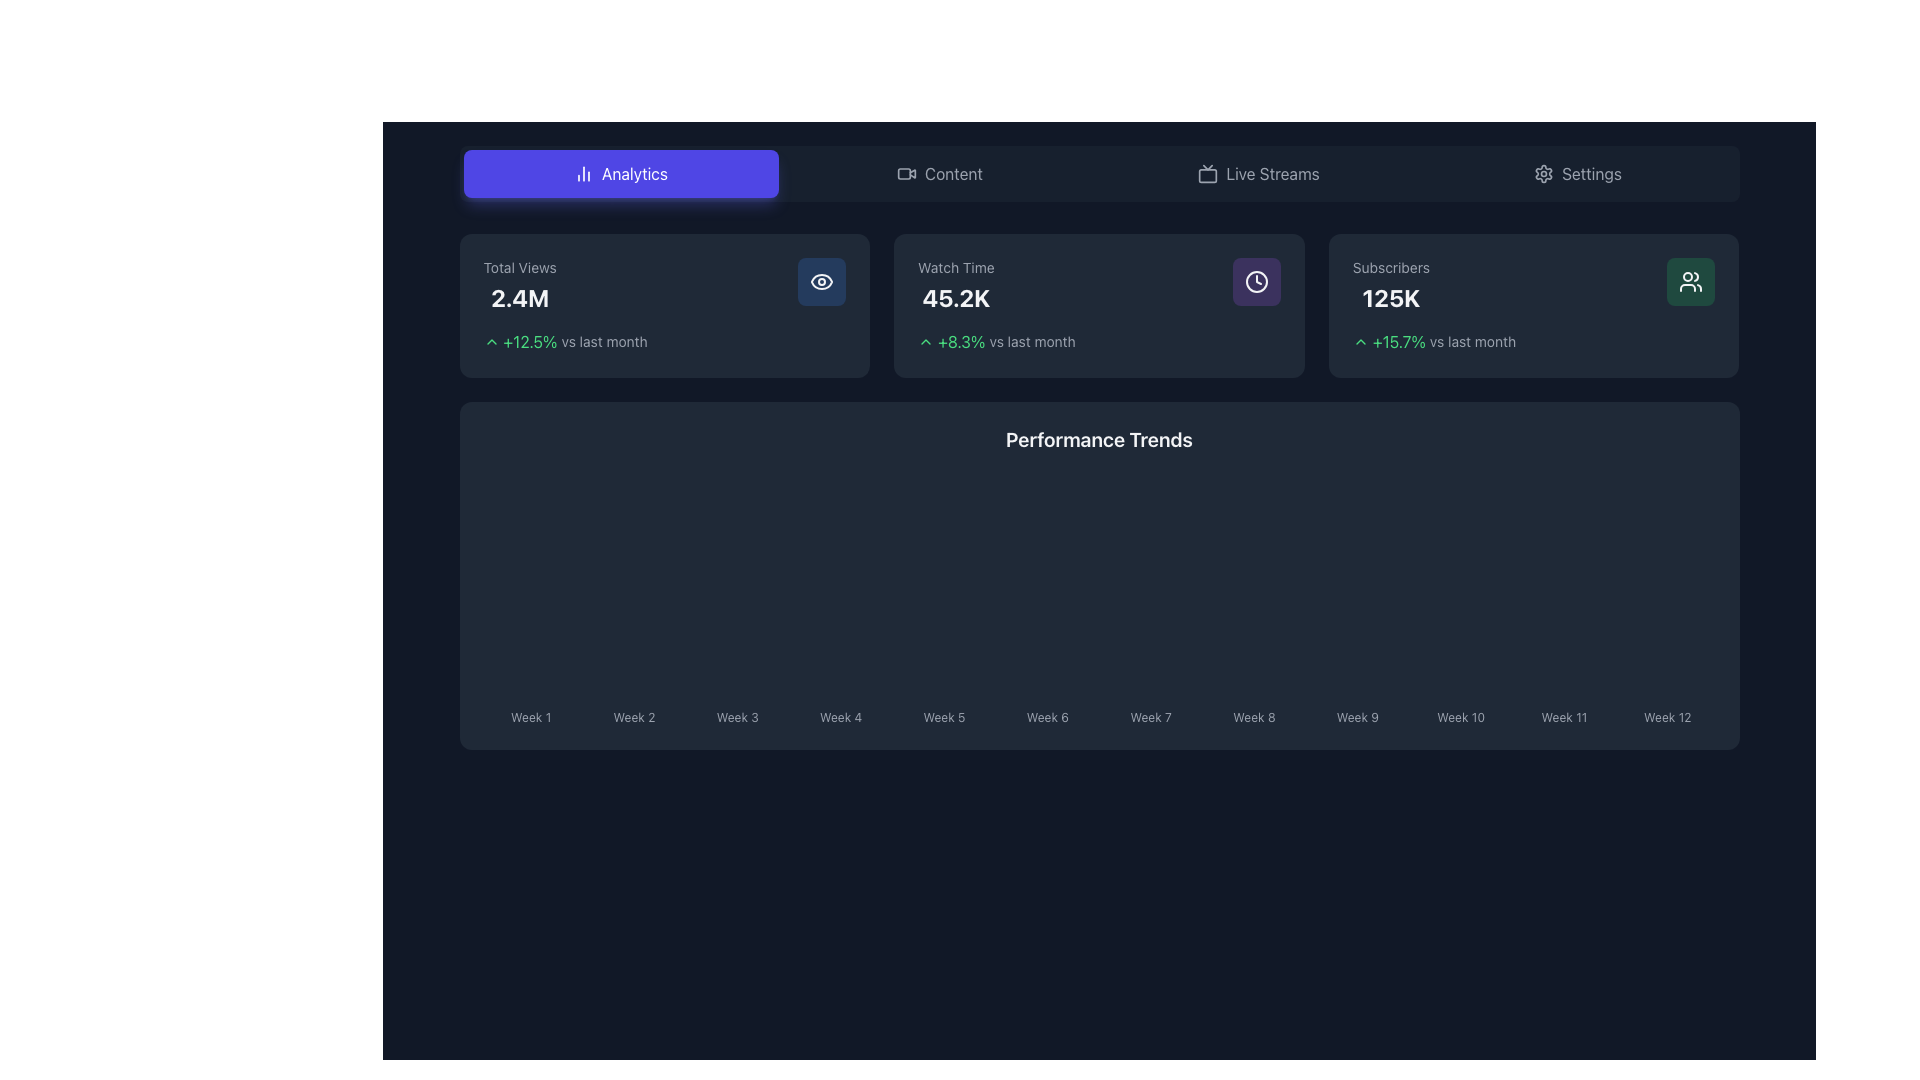 The width and height of the screenshot is (1920, 1080). What do you see at coordinates (822, 281) in the screenshot?
I see `the visibility icon located at the top-right corner of the 'Total Views' section, positioned to the right of the '2.4M' text` at bounding box center [822, 281].